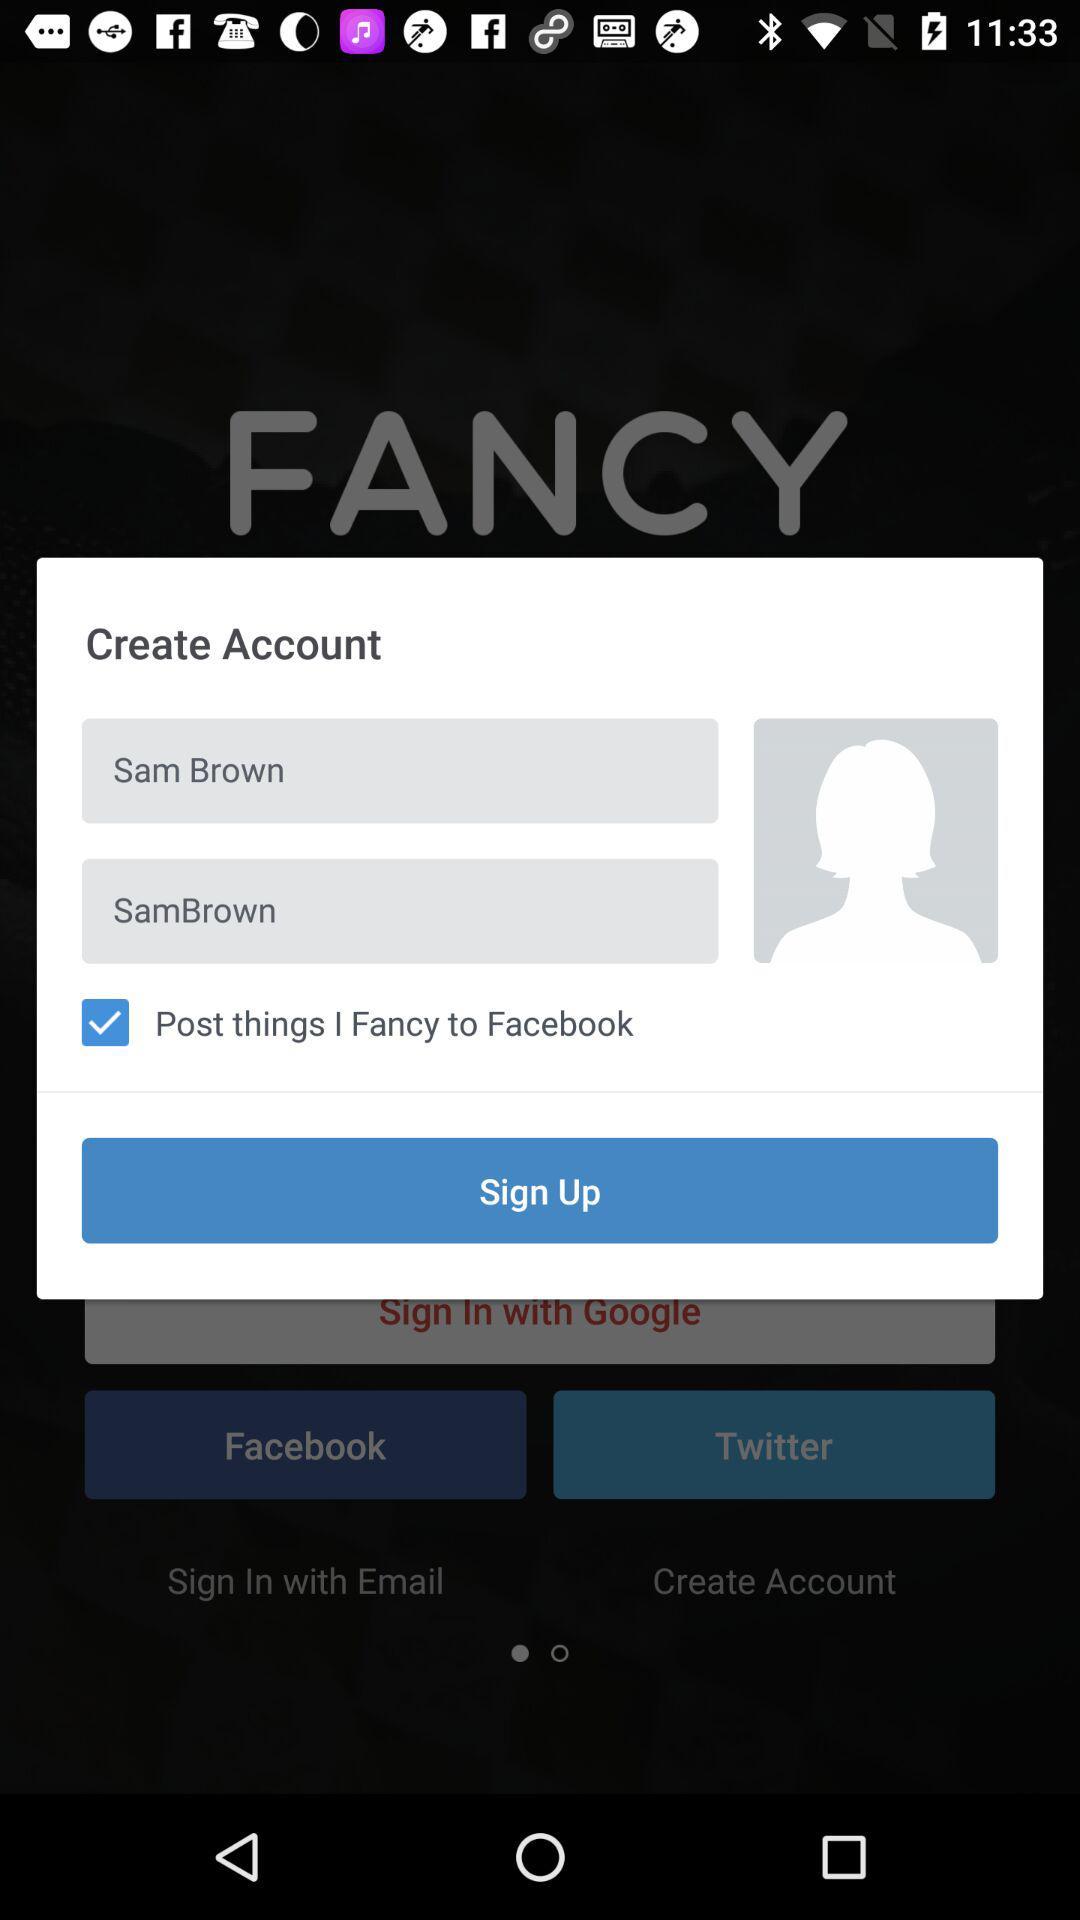 This screenshot has height=1920, width=1080. I want to click on the icon below create account icon, so click(874, 840).